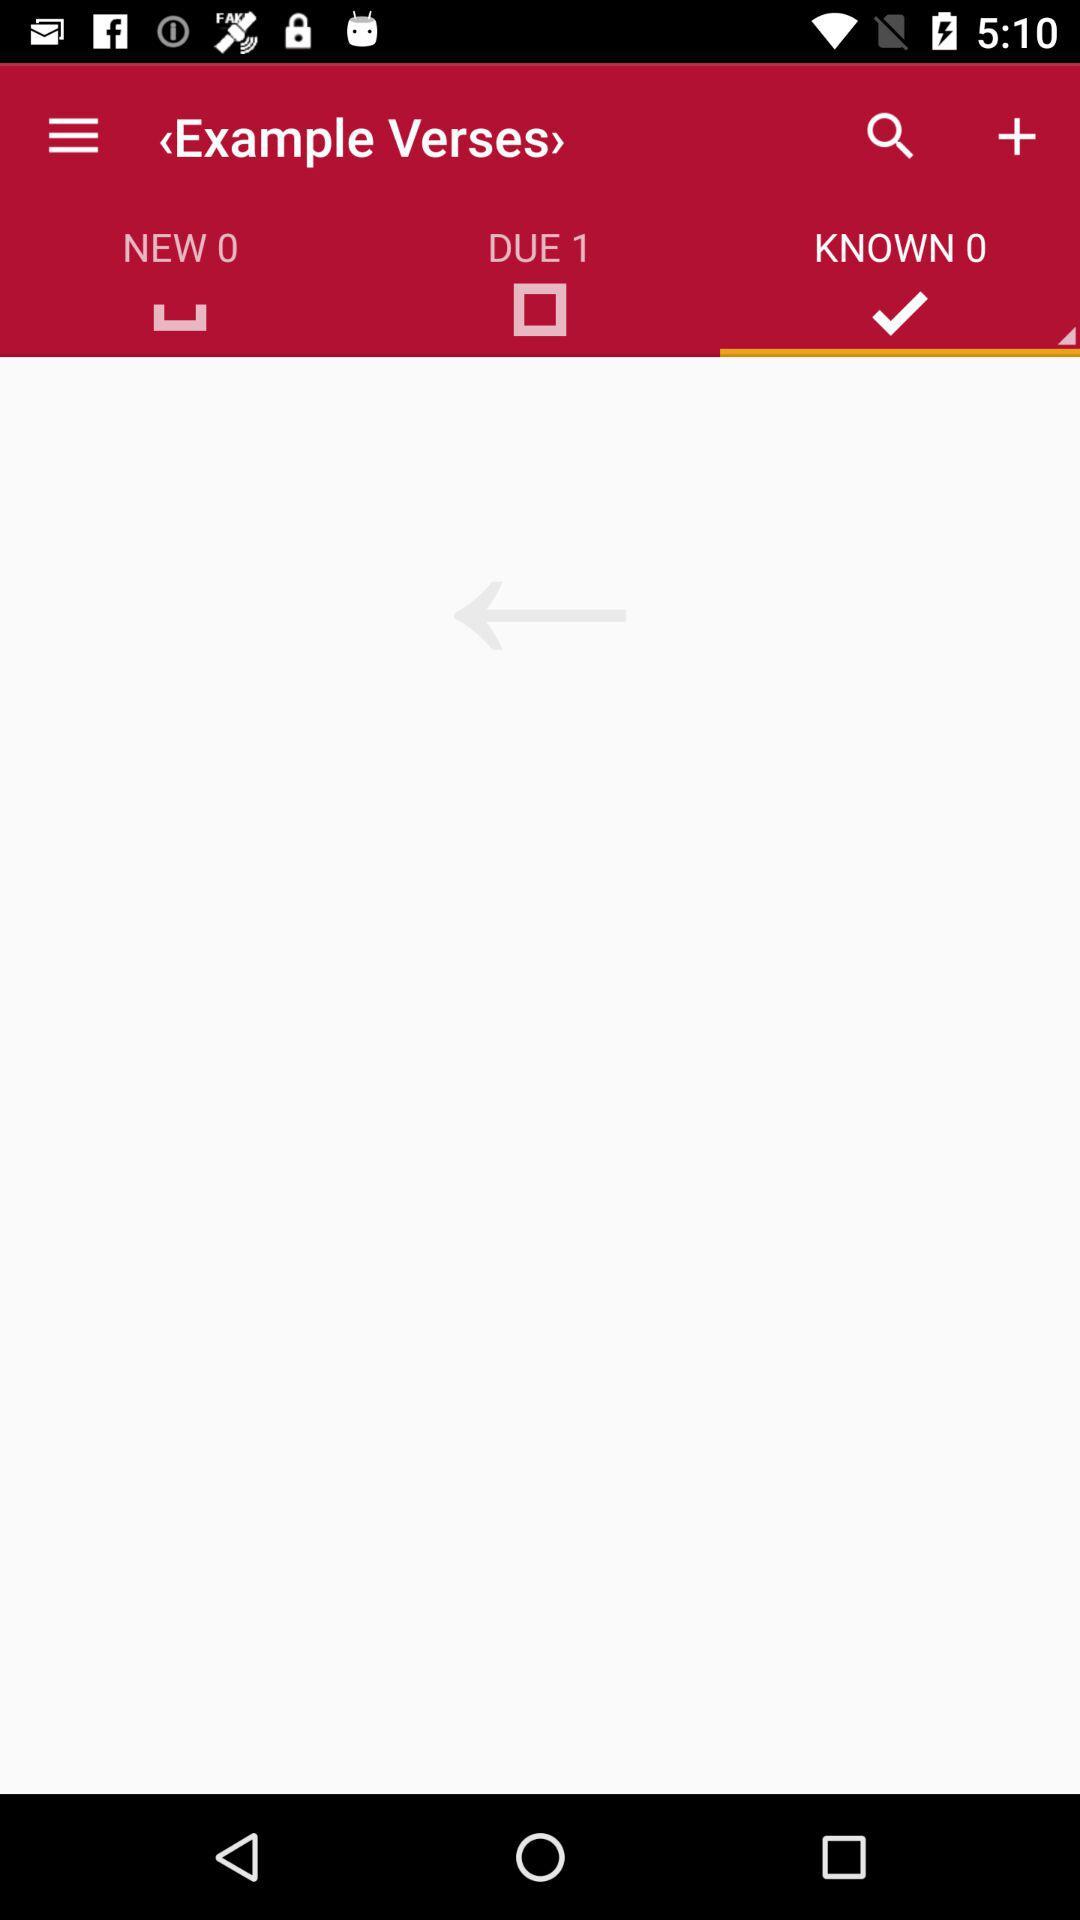  I want to click on the icon above known 0 item, so click(1017, 135).